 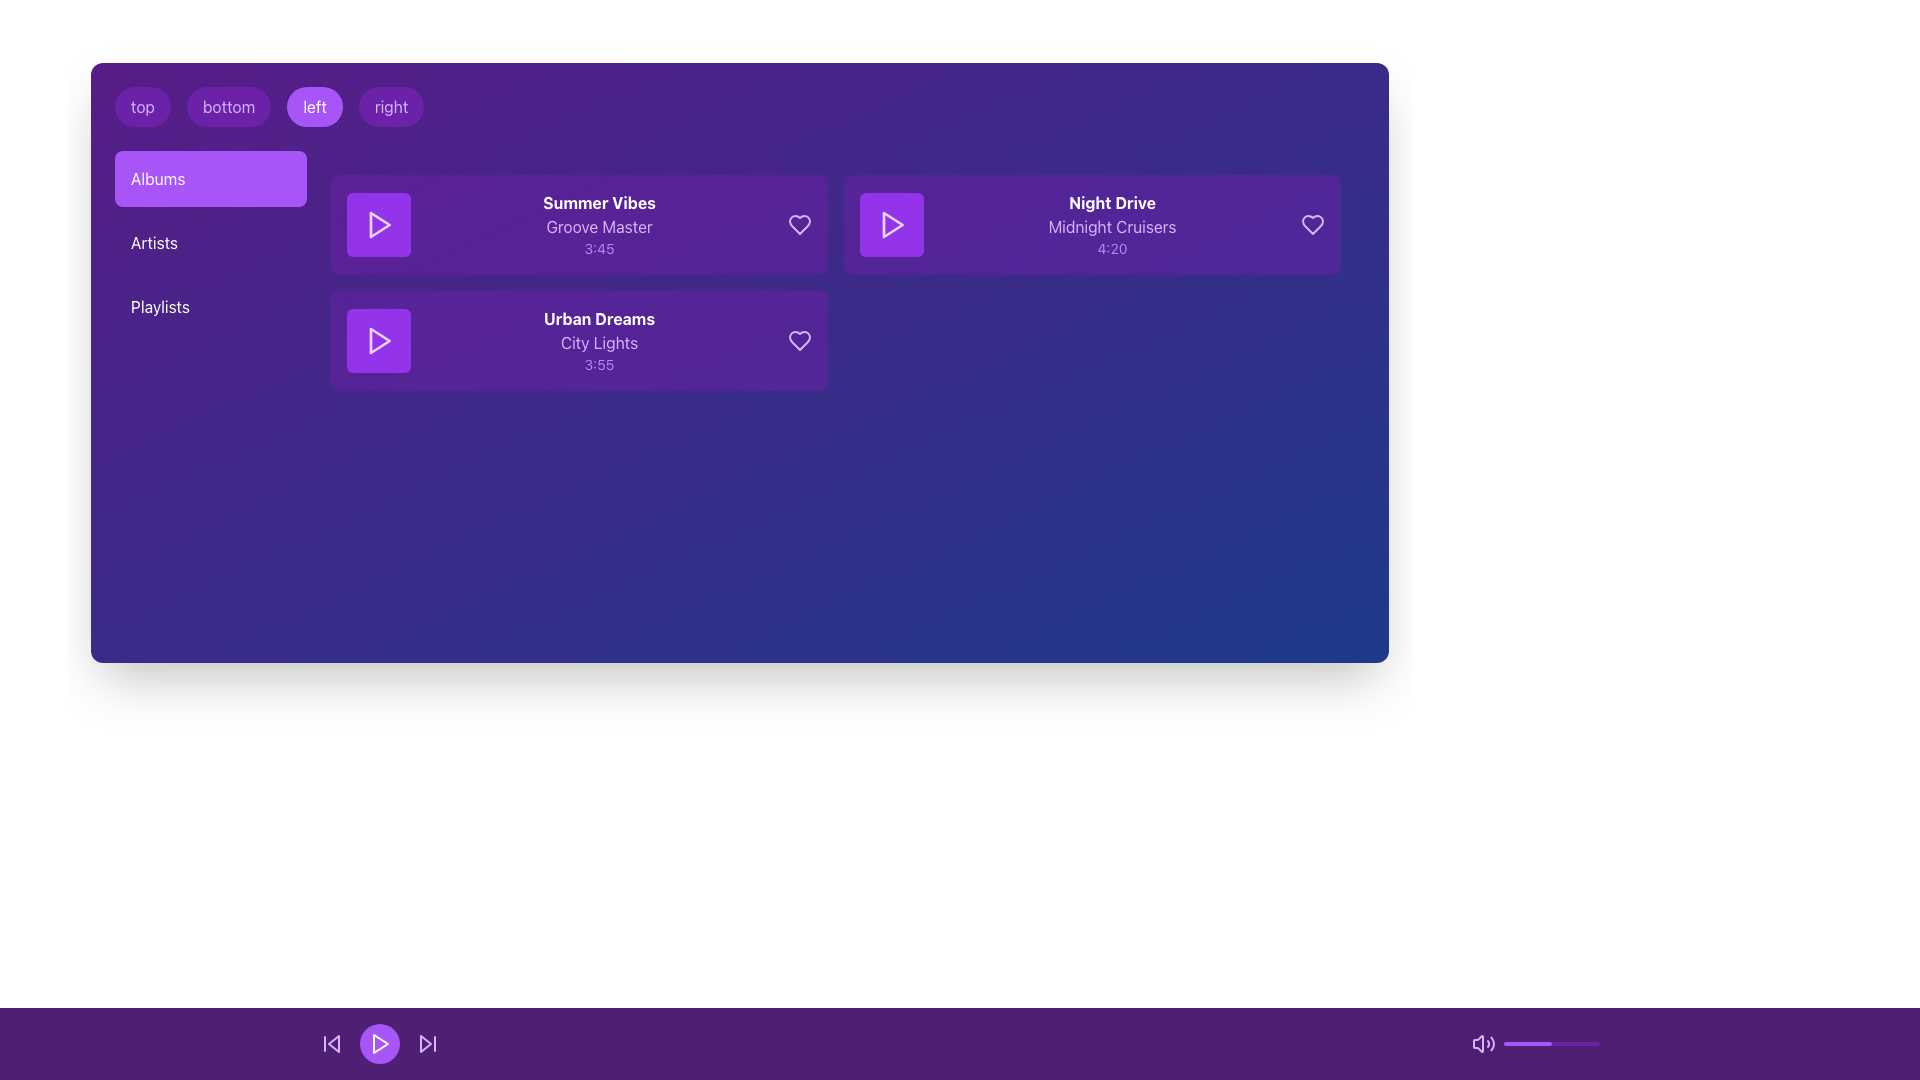 What do you see at coordinates (1111, 226) in the screenshot?
I see `the text label displaying 'Midnight Cruisers' in purple` at bounding box center [1111, 226].